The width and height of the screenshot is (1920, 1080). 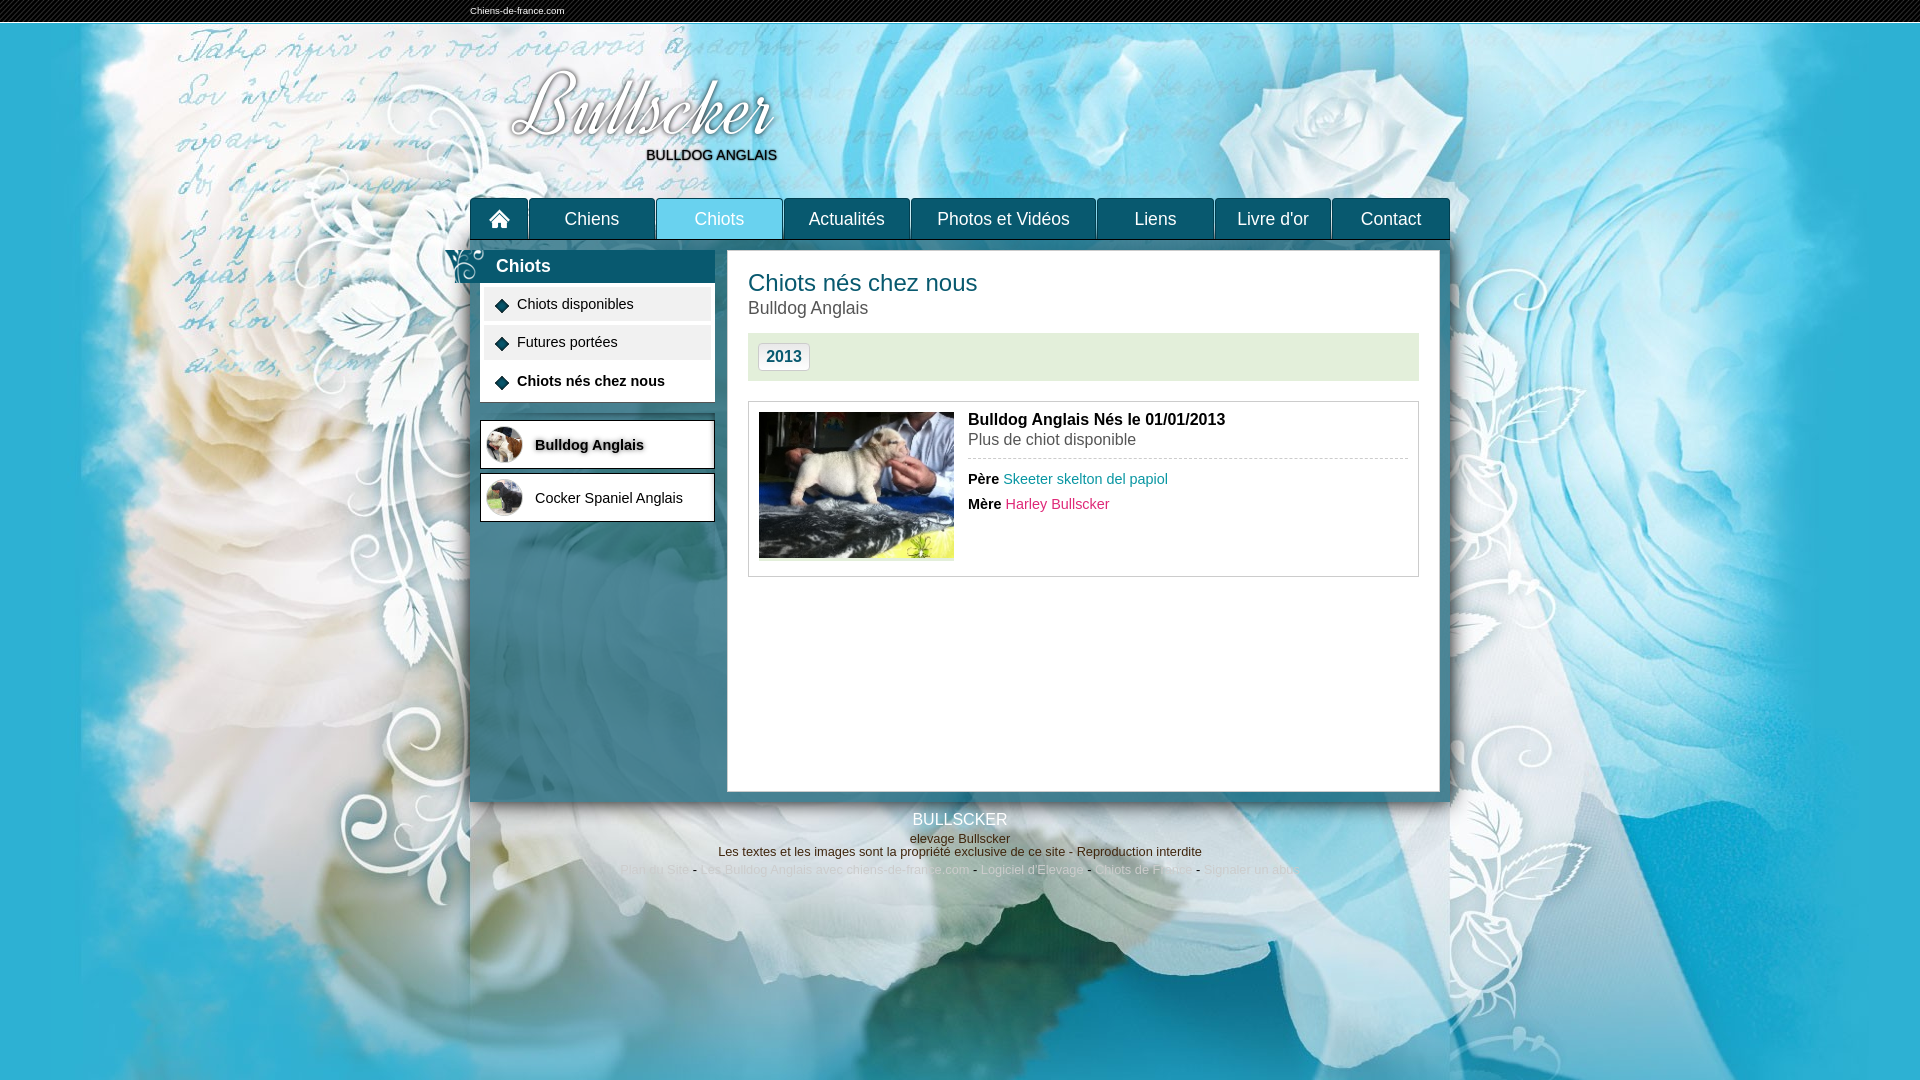 What do you see at coordinates (1272, 218) in the screenshot?
I see `'Livre d'or'` at bounding box center [1272, 218].